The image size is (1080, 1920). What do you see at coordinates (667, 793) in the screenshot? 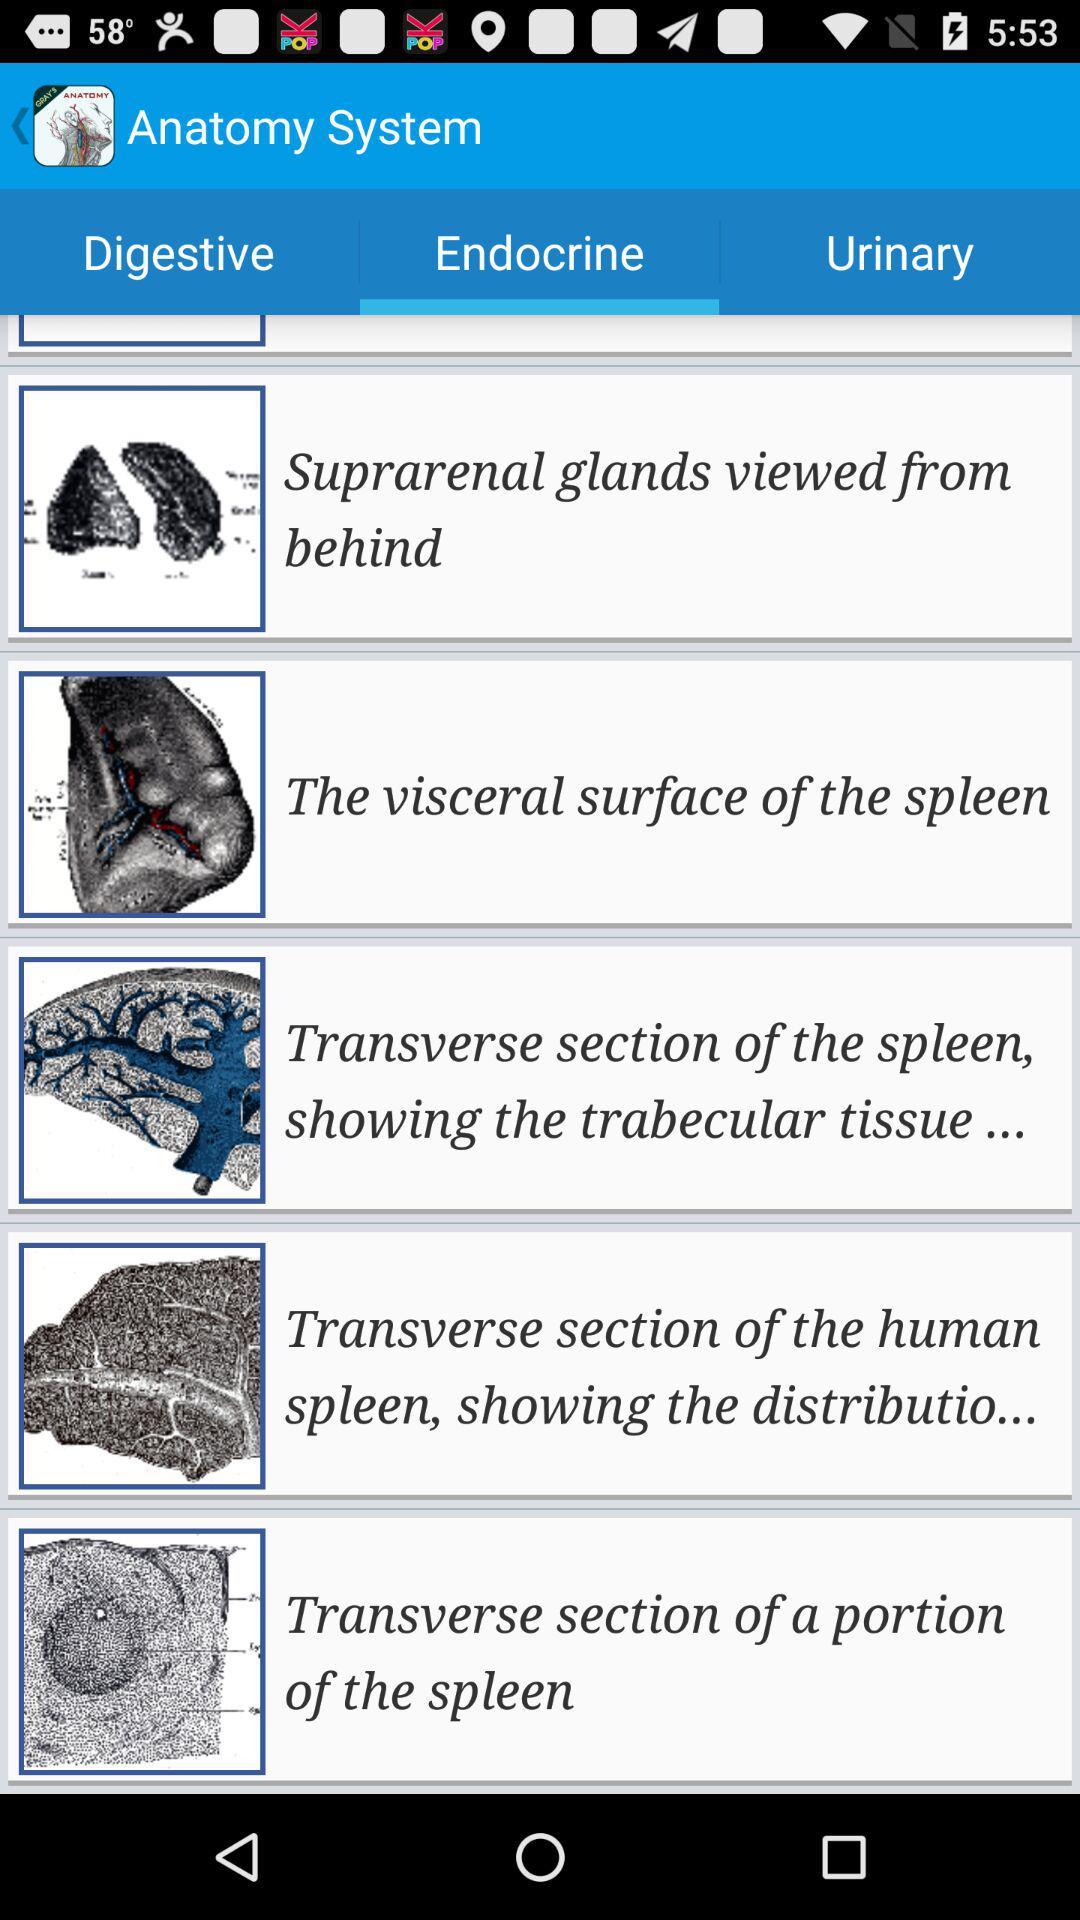
I see `the app below the suprarenal glands viewed` at bounding box center [667, 793].